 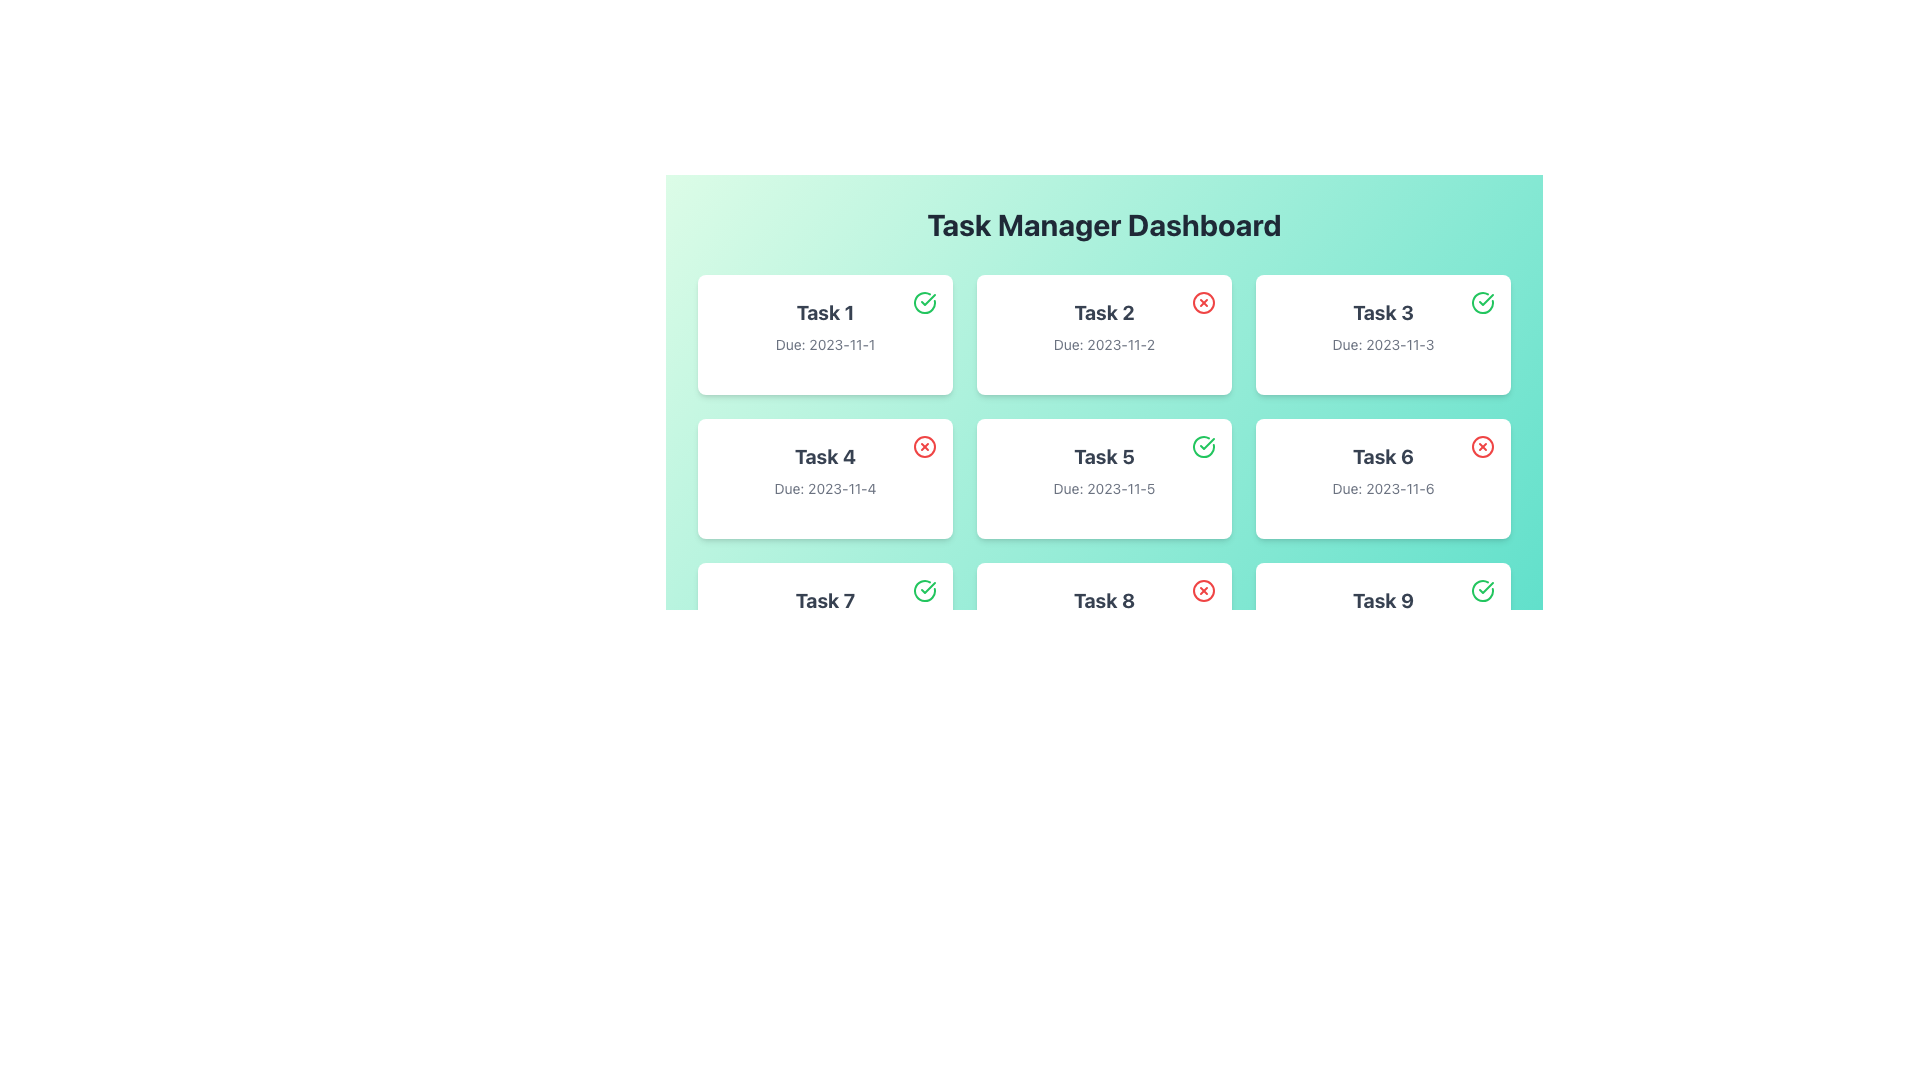 I want to click on the circular red icon with a white background and a bold red 'X' symbol located in the top-right corner of the 'Task 8' card labeled 'Due: 2023-11-8', so click(x=1203, y=589).